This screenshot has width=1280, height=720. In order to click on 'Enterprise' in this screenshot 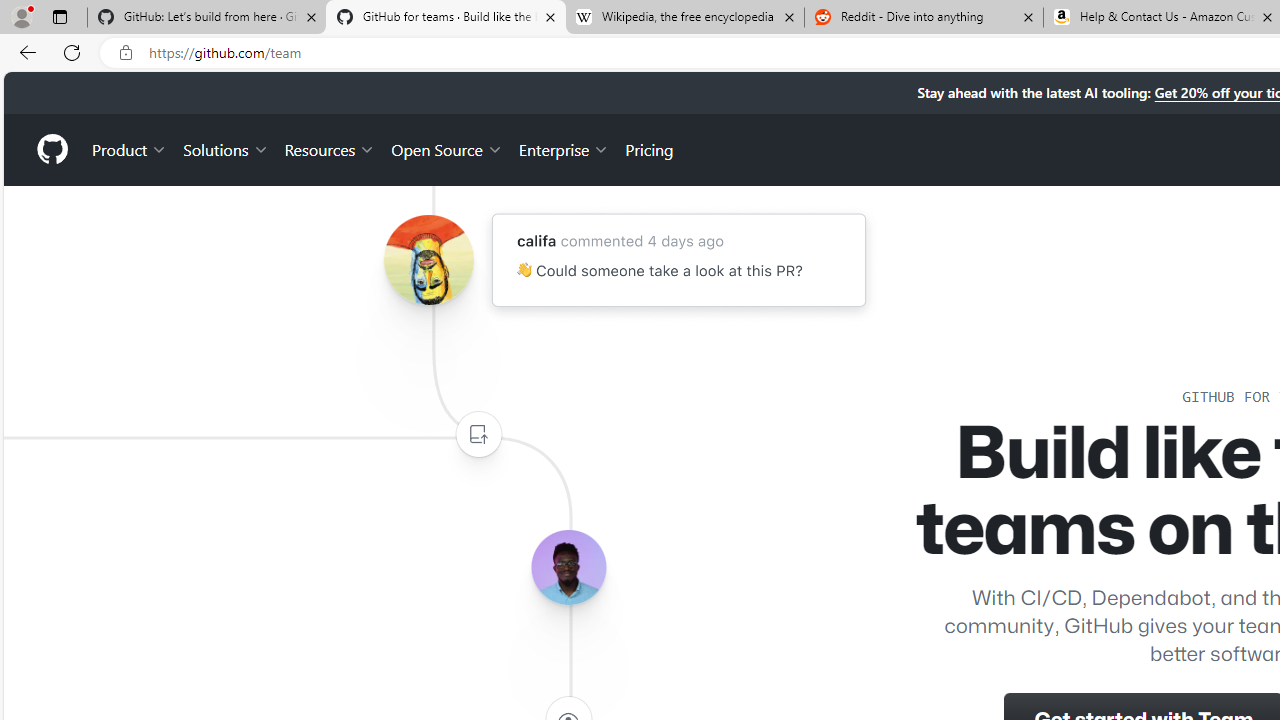, I will do `click(562, 148)`.